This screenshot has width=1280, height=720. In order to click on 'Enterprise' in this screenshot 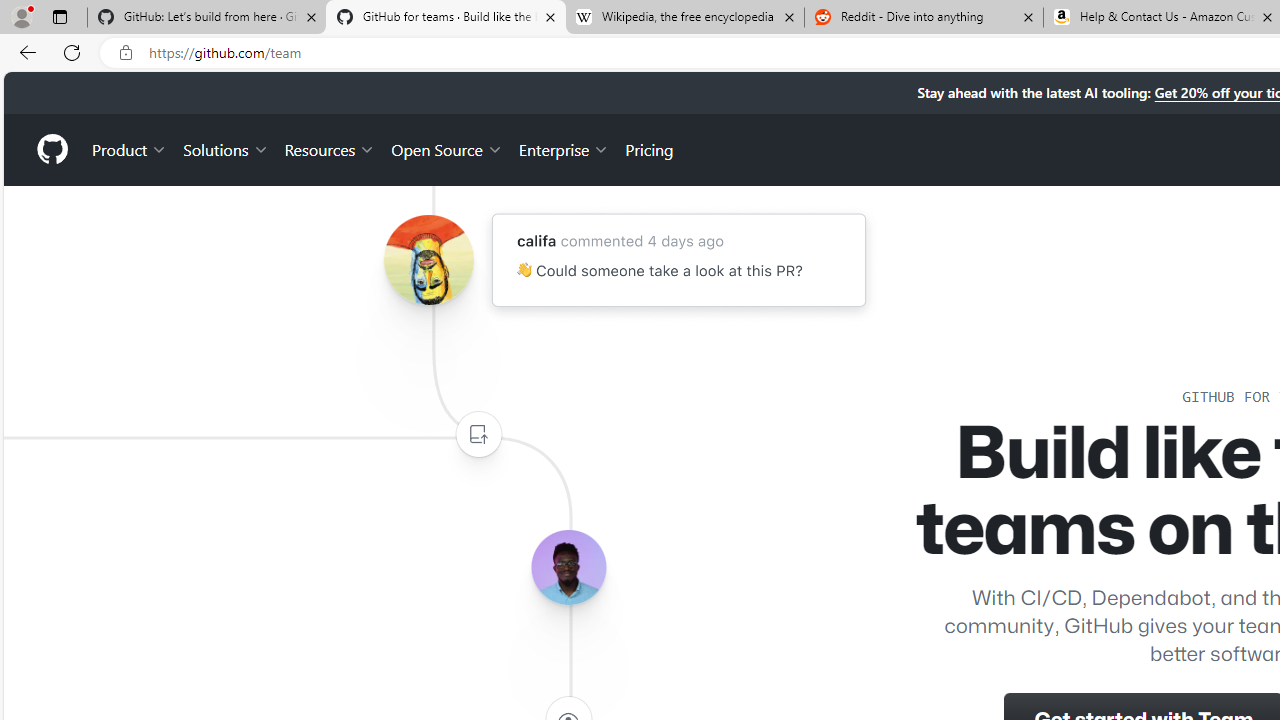, I will do `click(562, 148)`.